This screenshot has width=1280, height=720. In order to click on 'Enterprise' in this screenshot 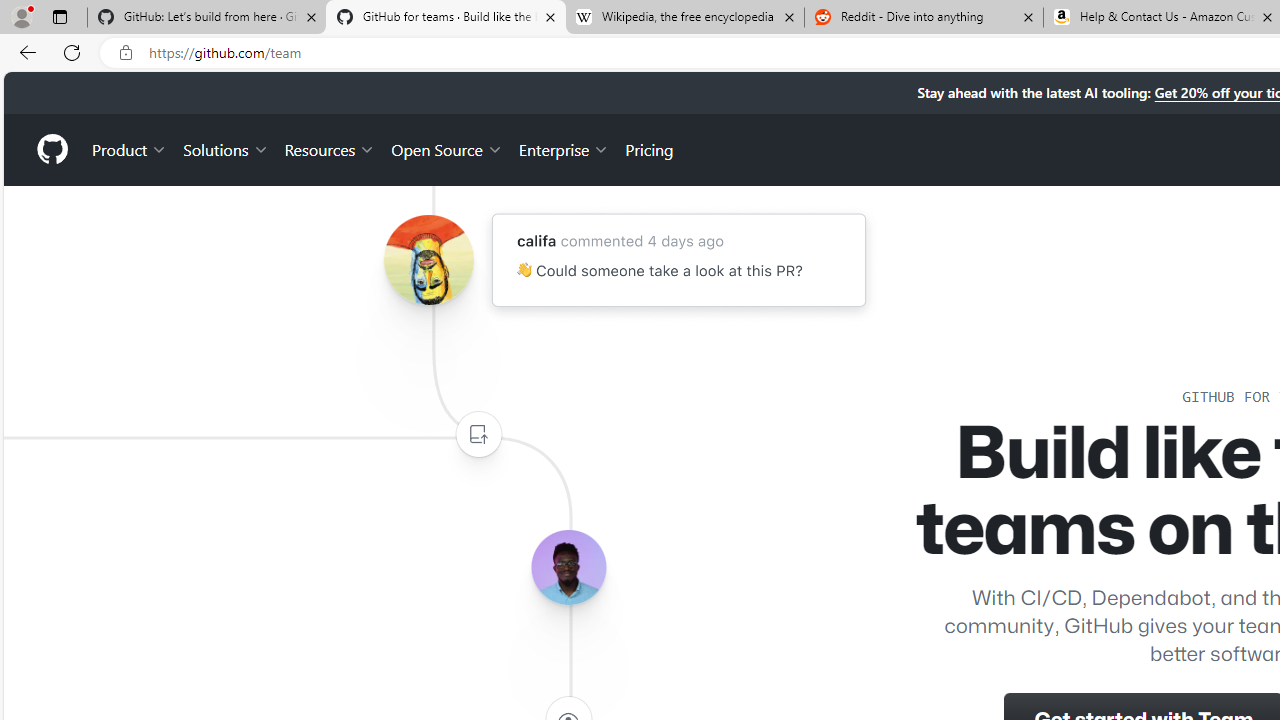, I will do `click(562, 148)`.